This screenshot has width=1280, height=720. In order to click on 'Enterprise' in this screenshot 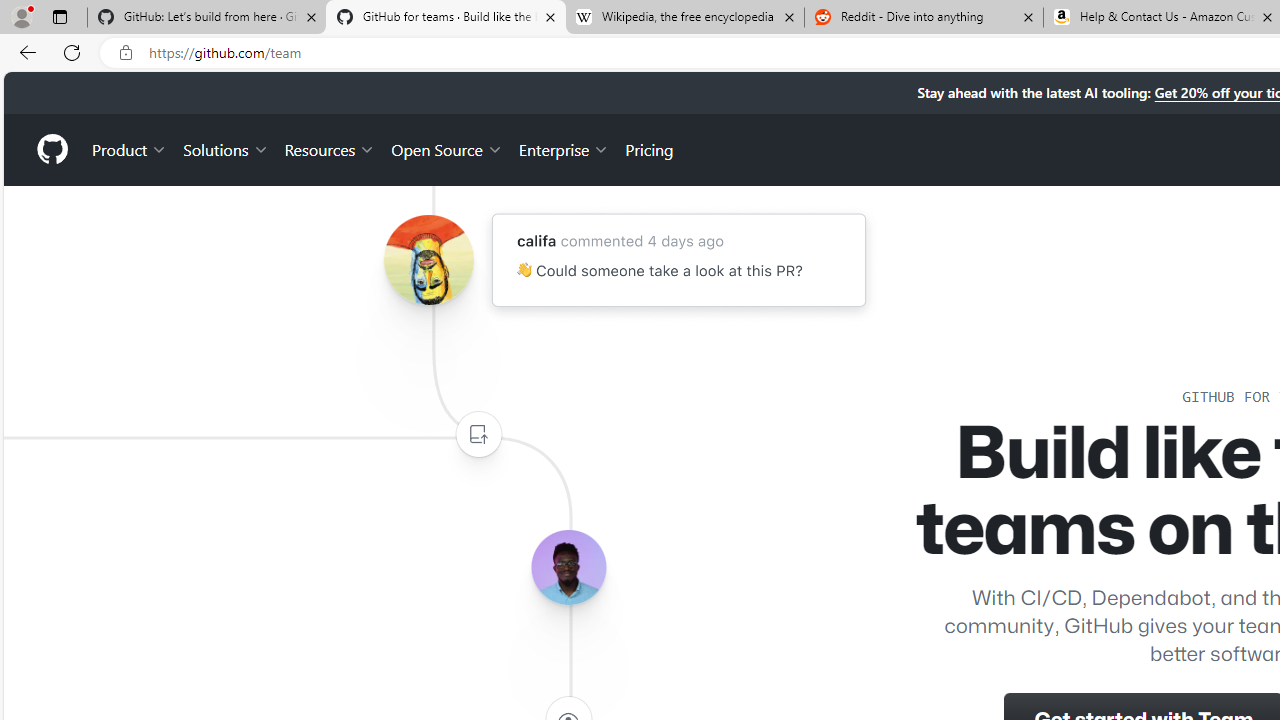, I will do `click(562, 148)`.